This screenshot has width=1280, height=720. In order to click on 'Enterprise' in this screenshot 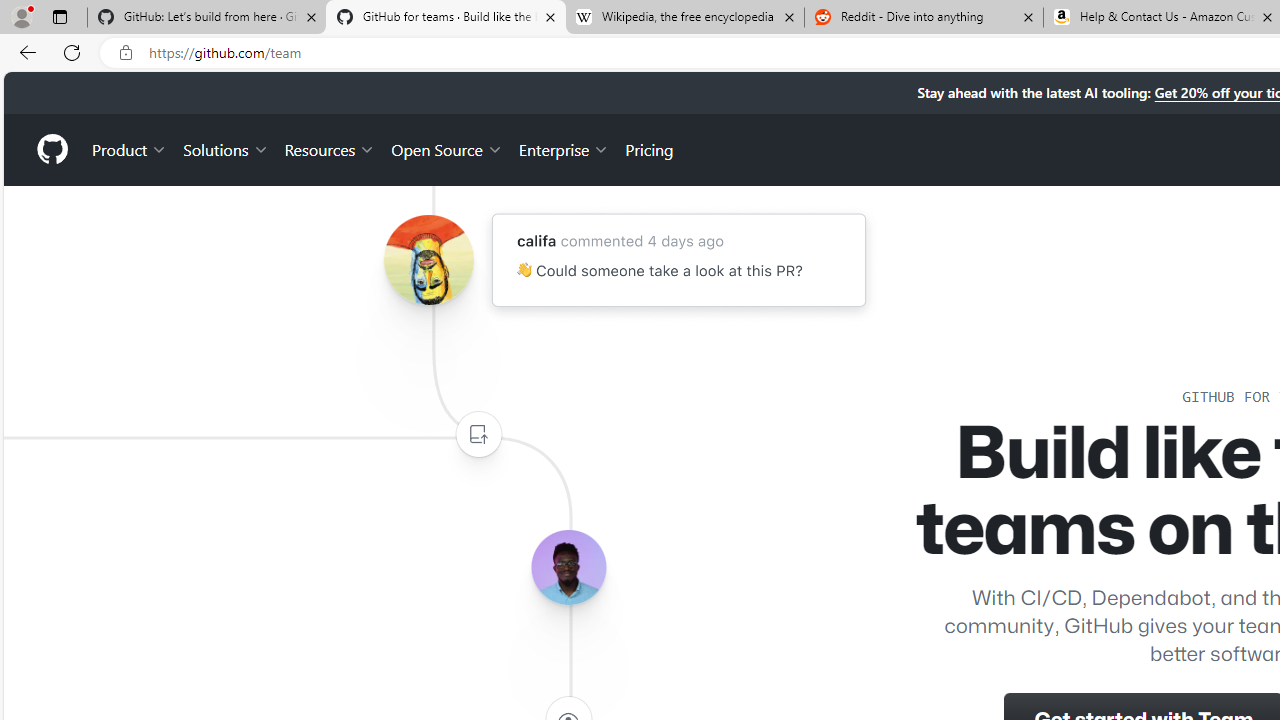, I will do `click(562, 148)`.